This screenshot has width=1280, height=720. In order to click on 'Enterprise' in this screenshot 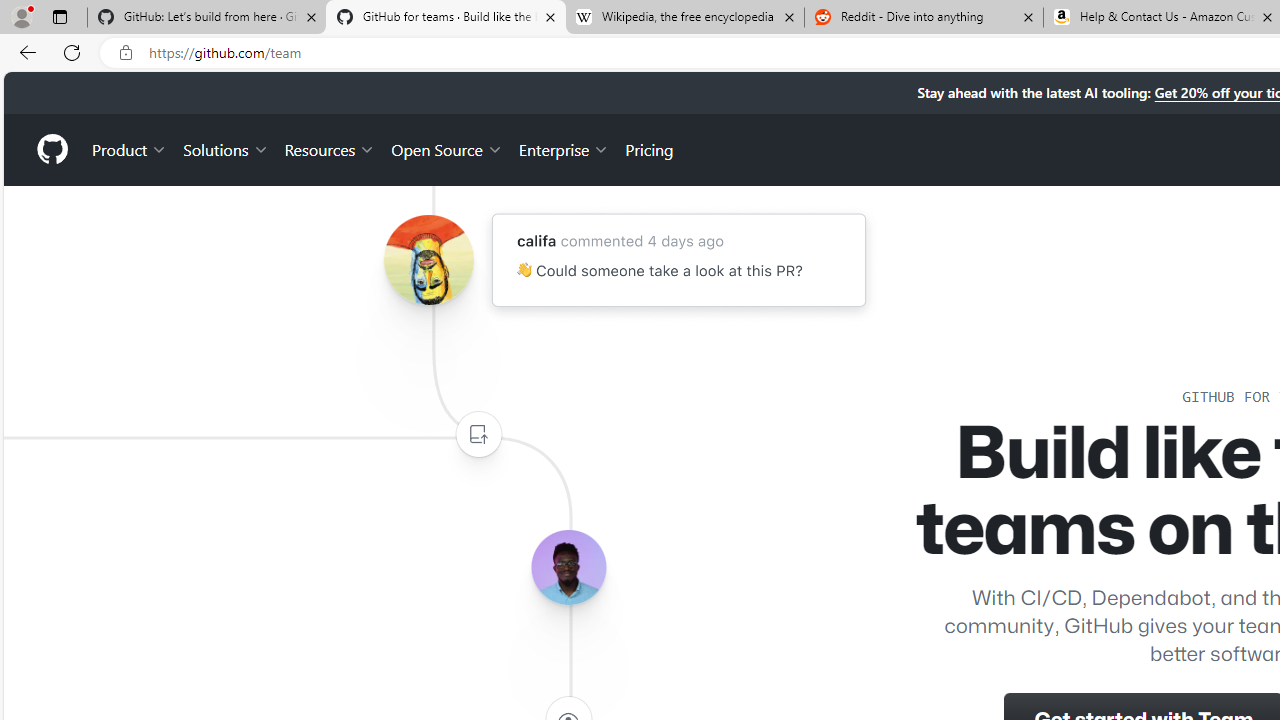, I will do `click(562, 148)`.